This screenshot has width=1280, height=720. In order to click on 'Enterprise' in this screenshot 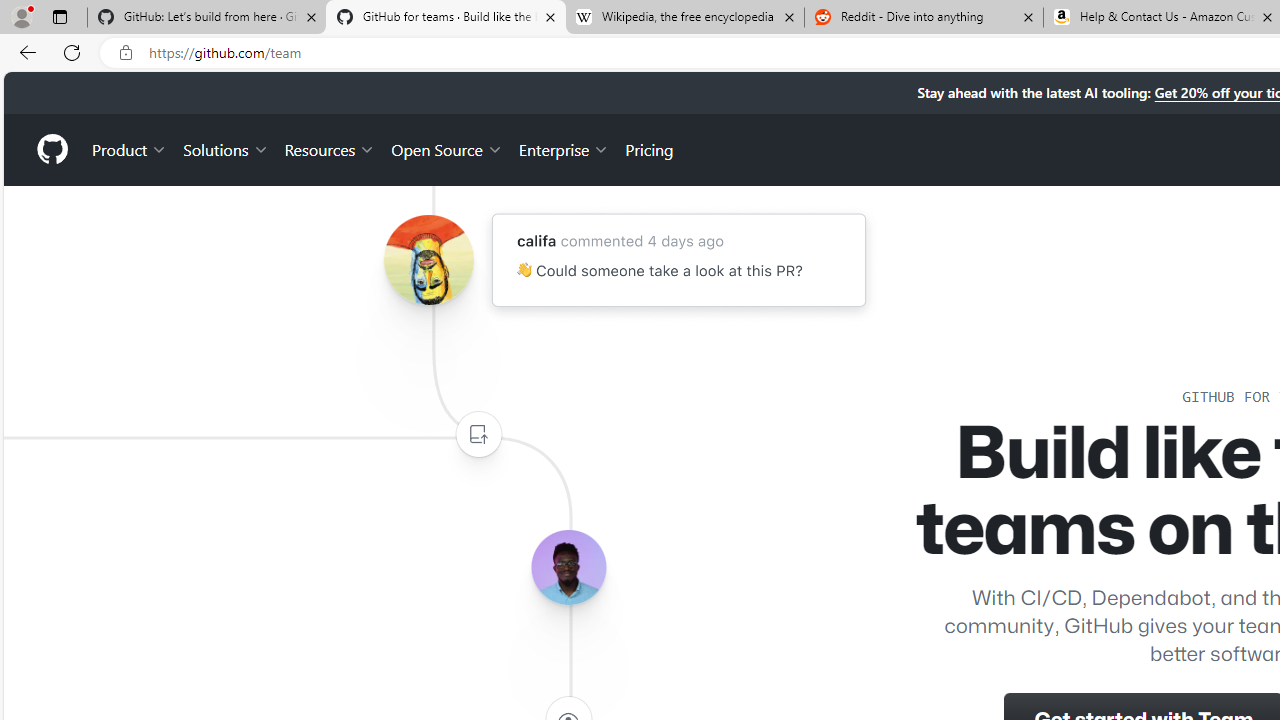, I will do `click(562, 148)`.